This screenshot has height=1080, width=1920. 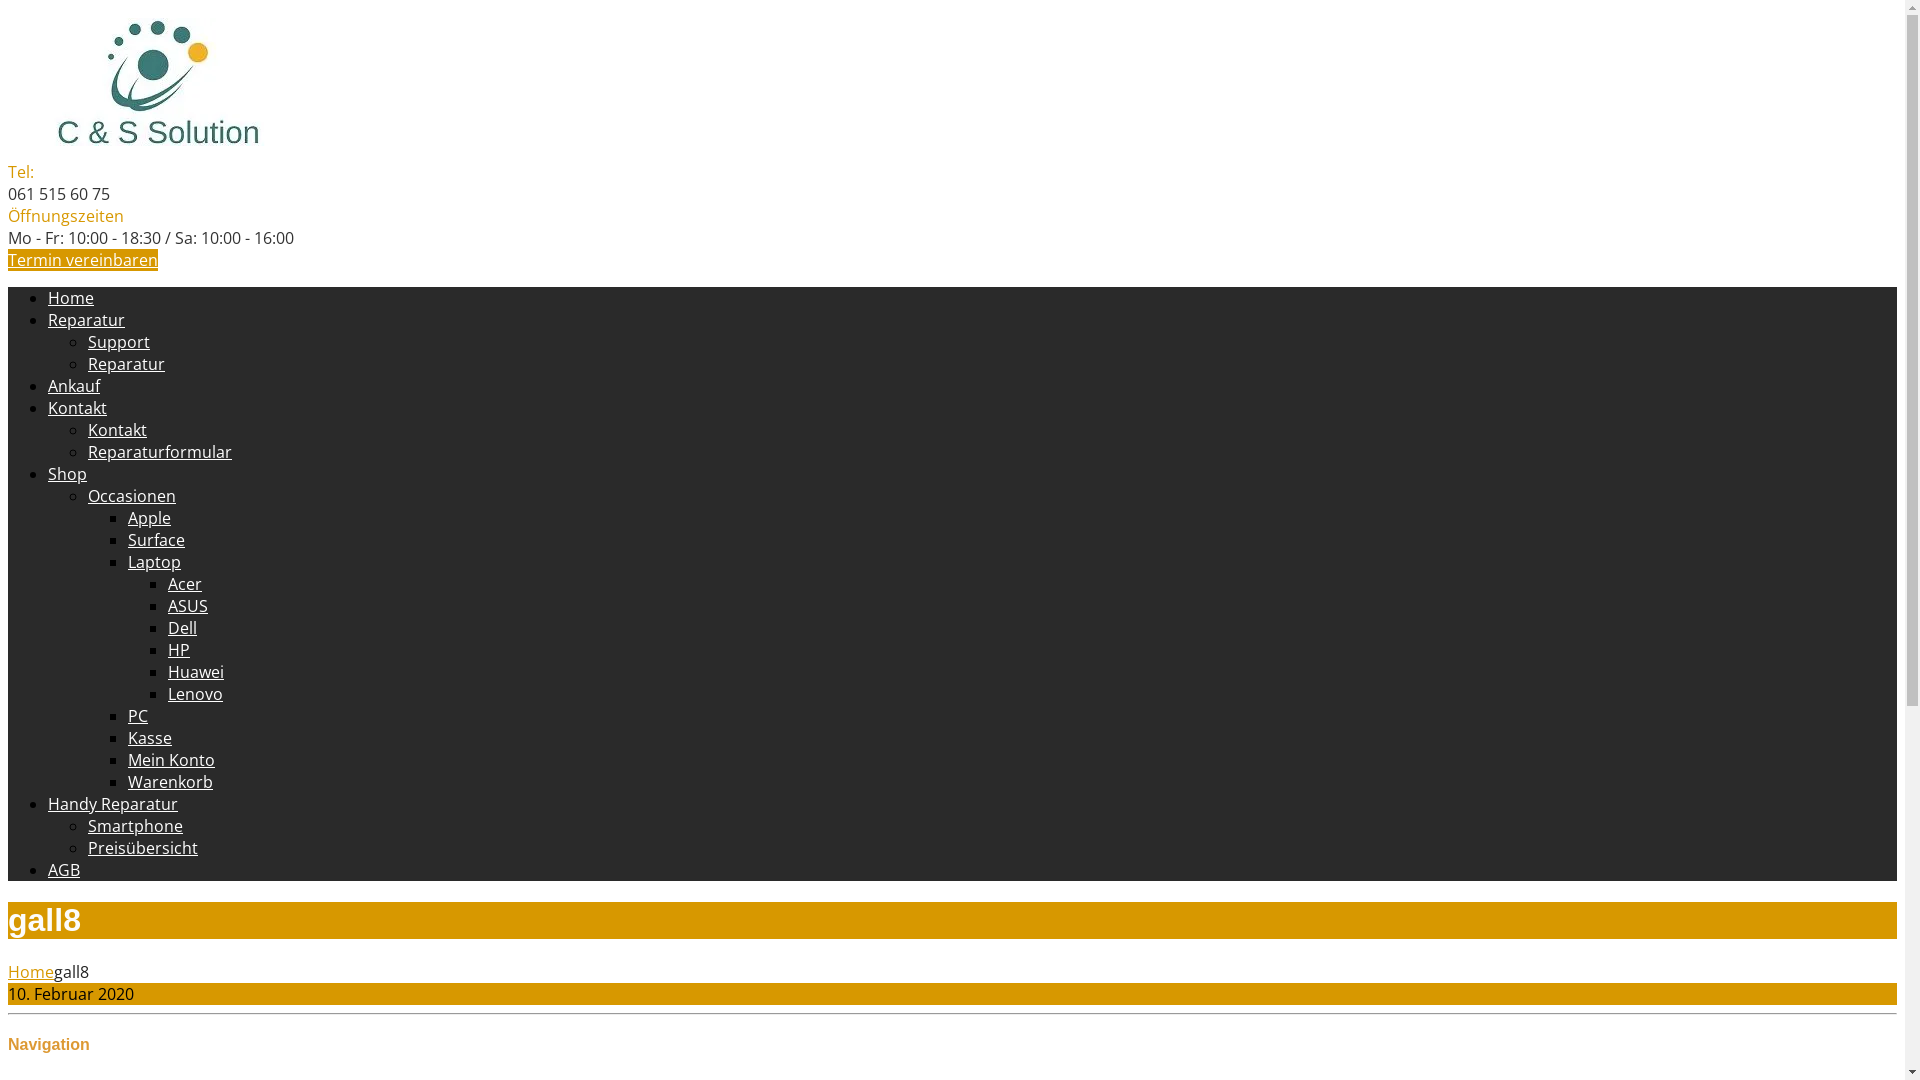 I want to click on 'Dell', so click(x=182, y=627).